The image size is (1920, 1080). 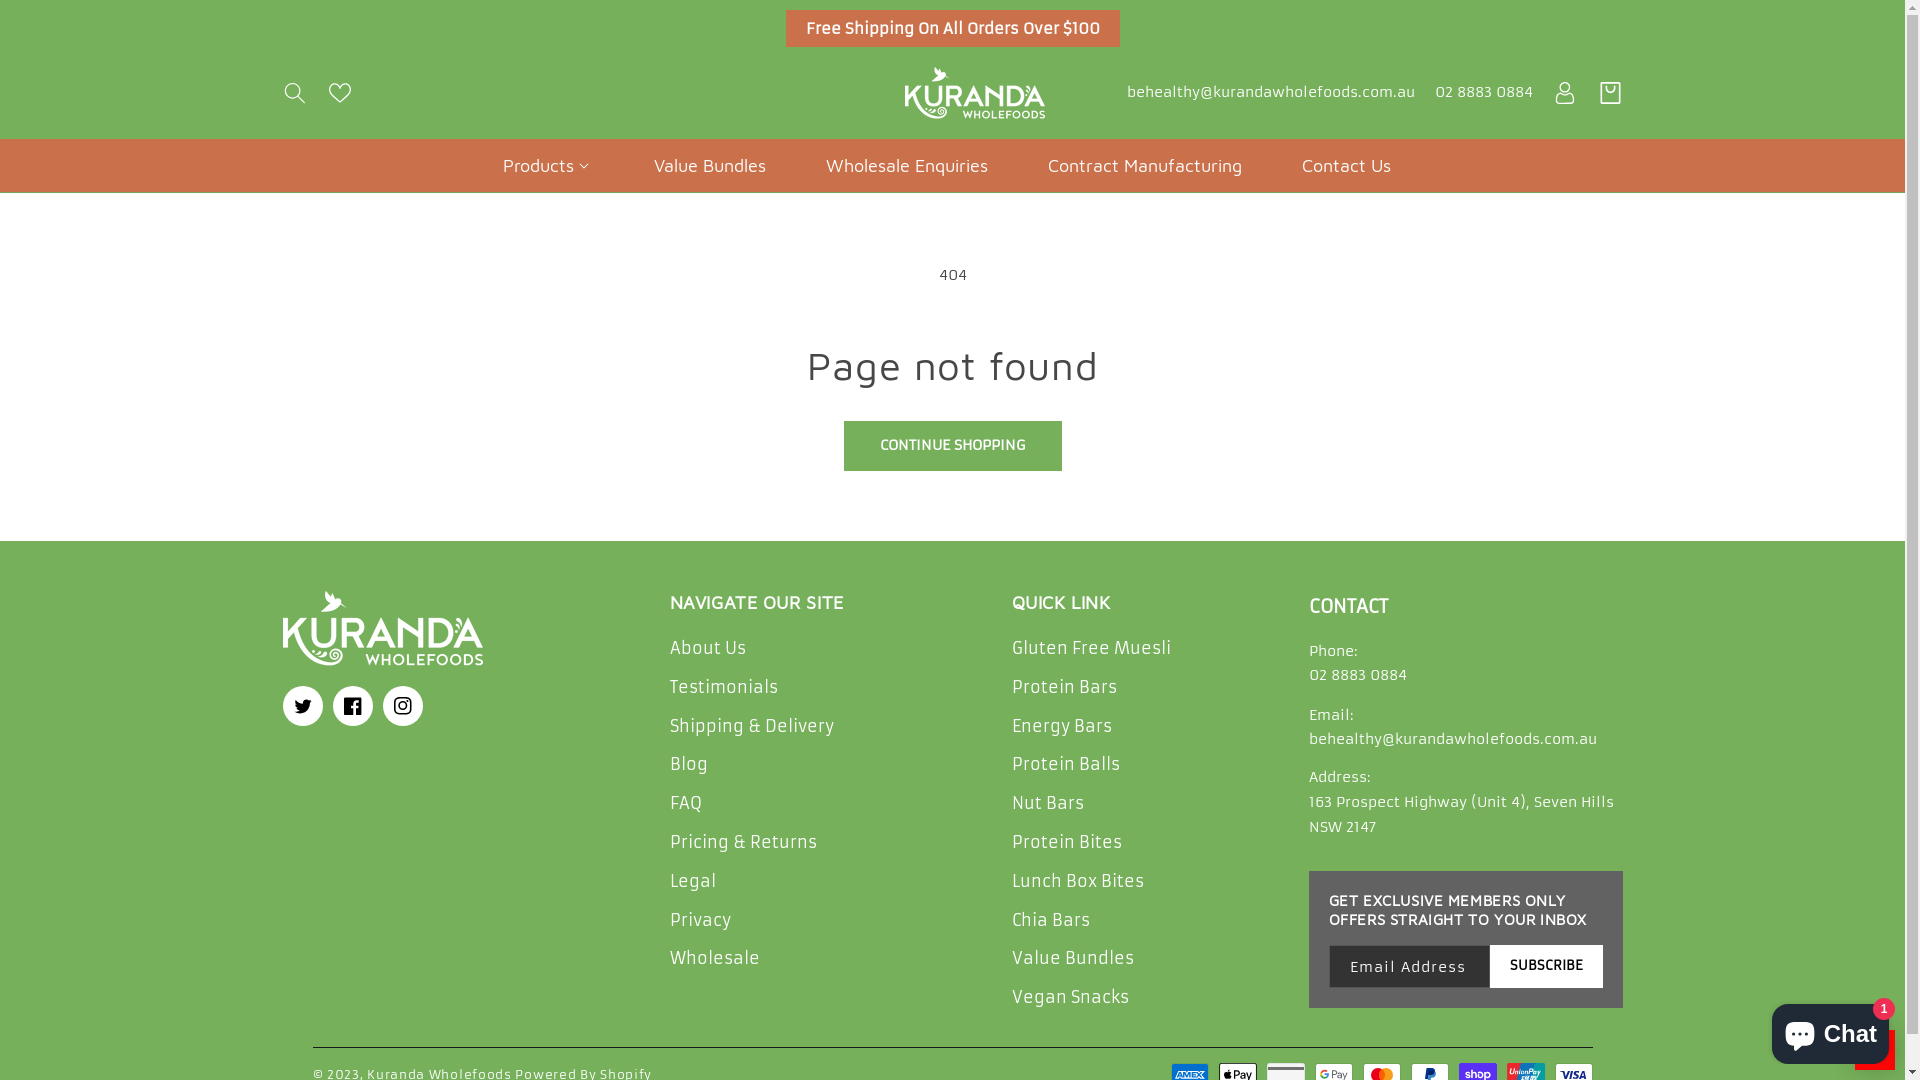 I want to click on 'CONTINUE SHOPPING', so click(x=952, y=445).